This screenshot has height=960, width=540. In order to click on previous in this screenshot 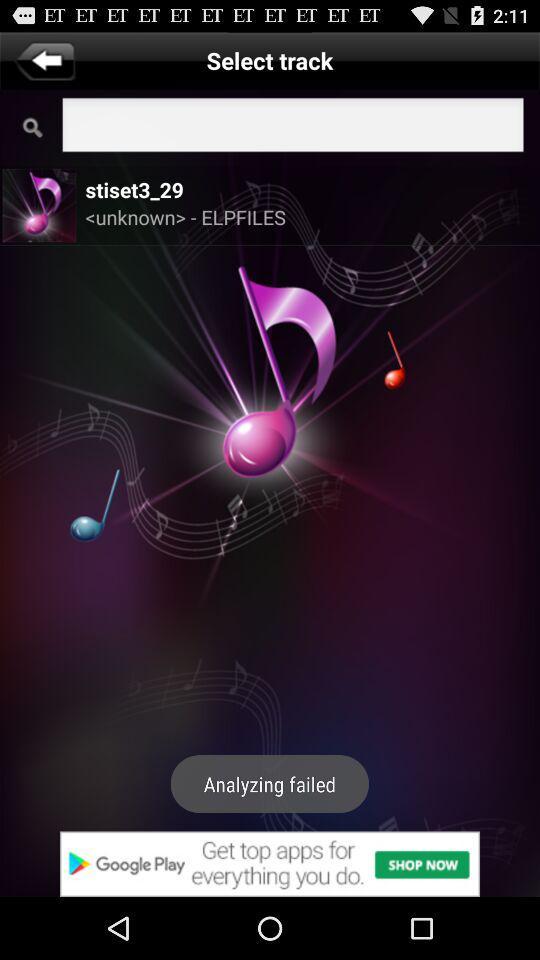, I will do `click(44, 59)`.